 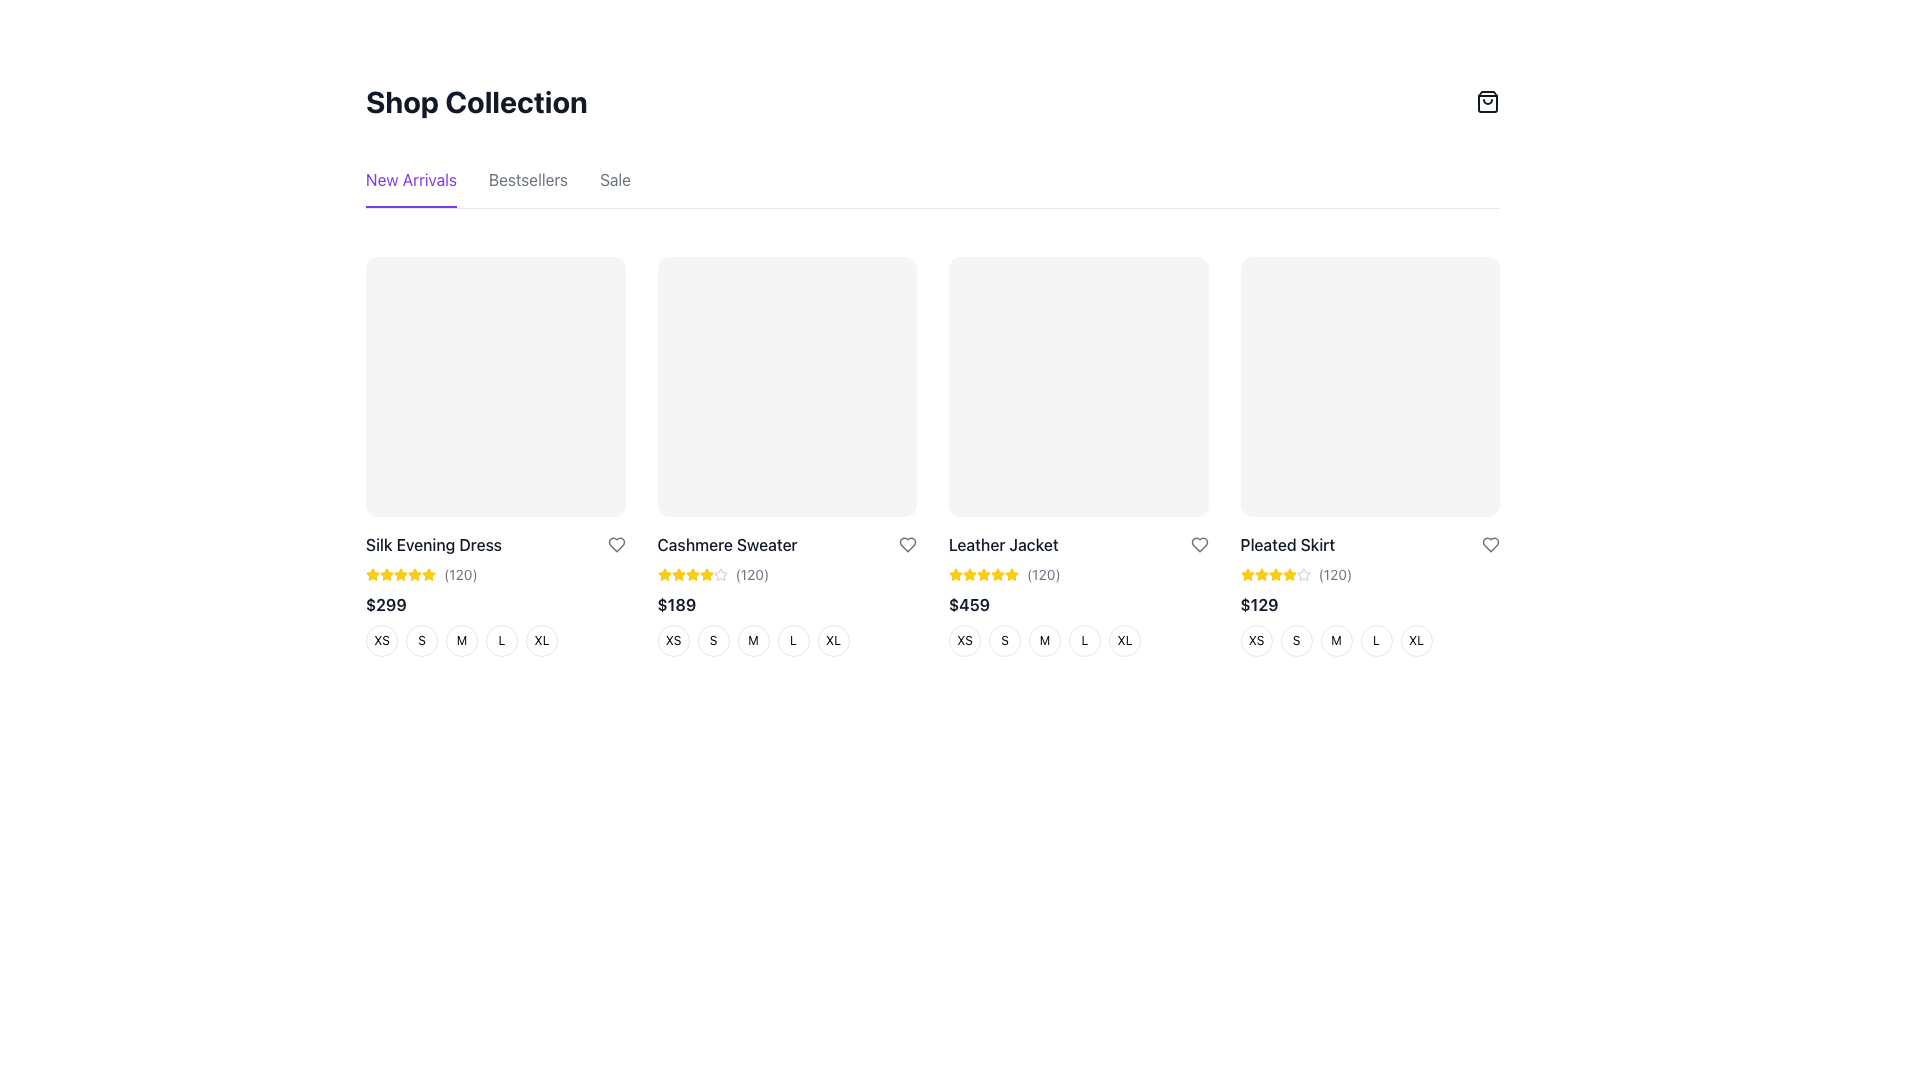 I want to click on the first star in the 5-star rating system for the product titled 'Silk Evening Dress', so click(x=373, y=574).